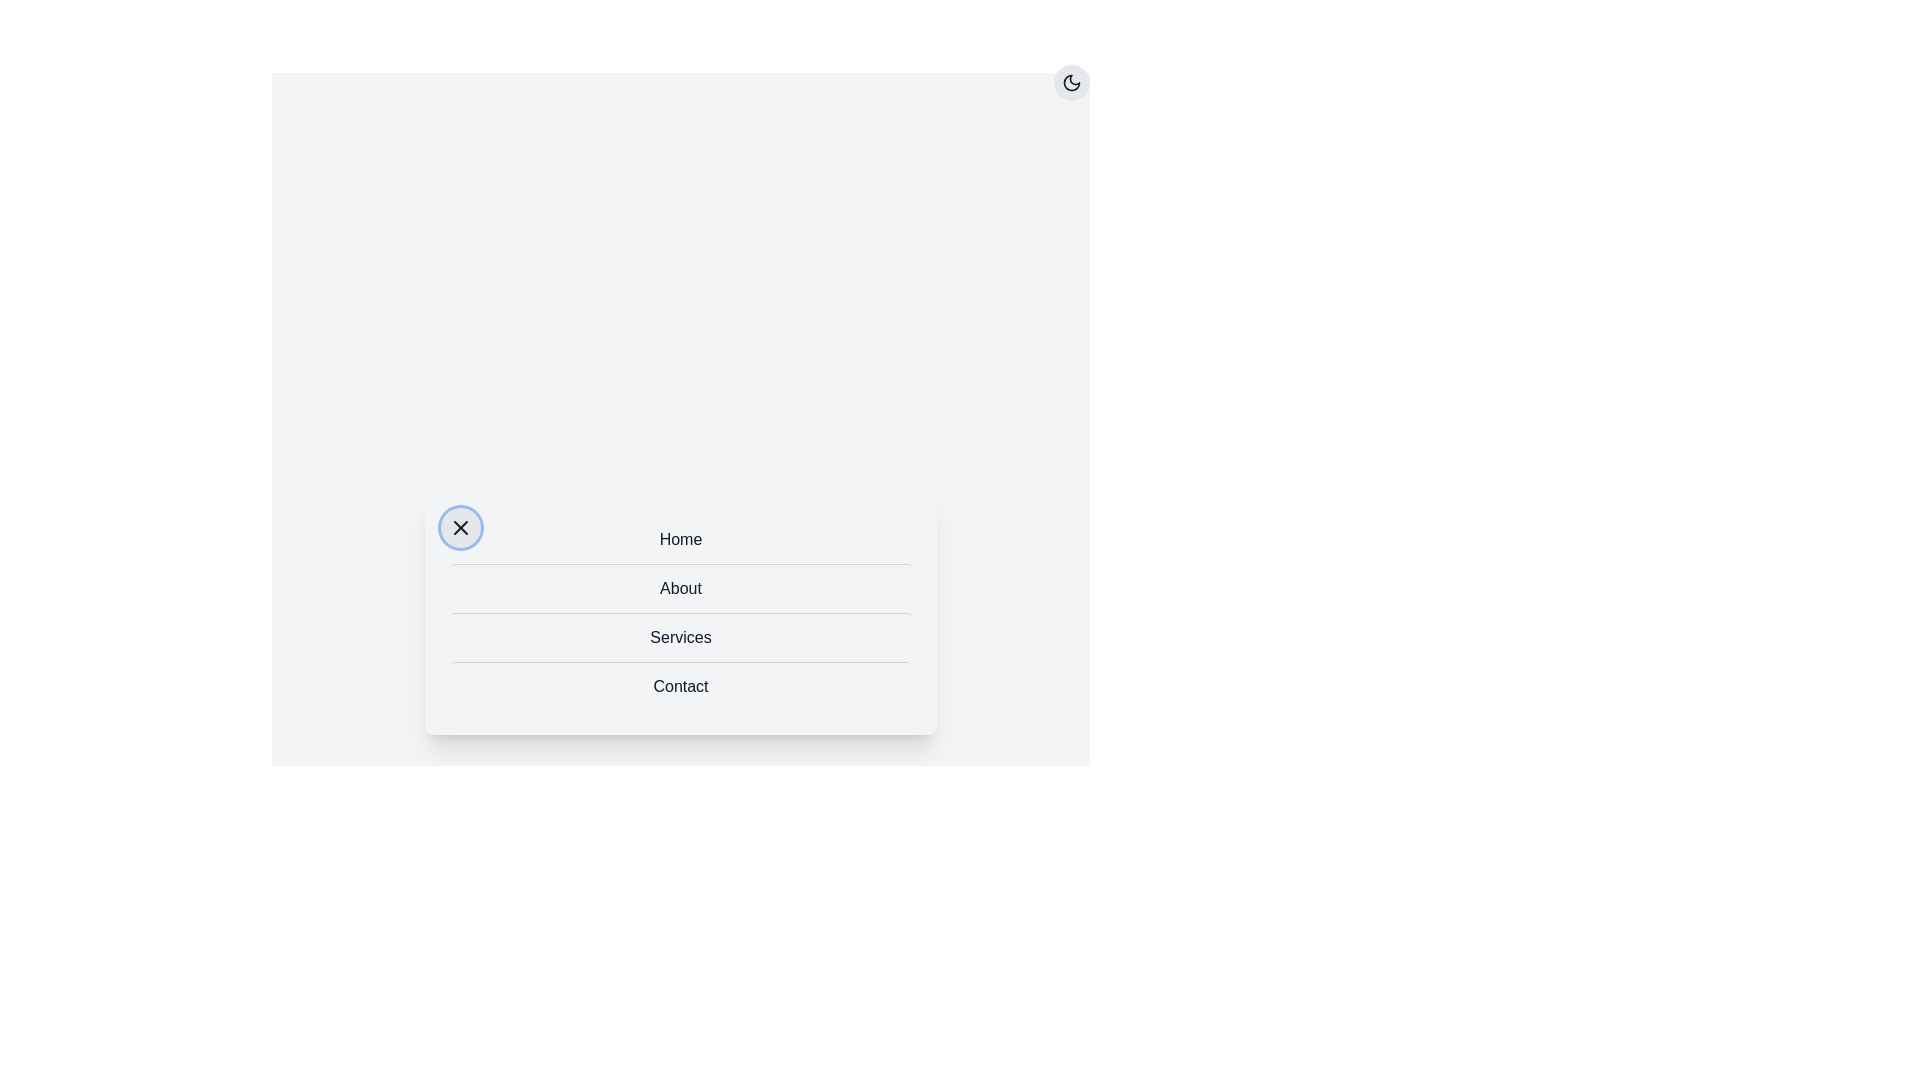 This screenshot has width=1920, height=1080. I want to click on the menu item Services, so click(681, 636).